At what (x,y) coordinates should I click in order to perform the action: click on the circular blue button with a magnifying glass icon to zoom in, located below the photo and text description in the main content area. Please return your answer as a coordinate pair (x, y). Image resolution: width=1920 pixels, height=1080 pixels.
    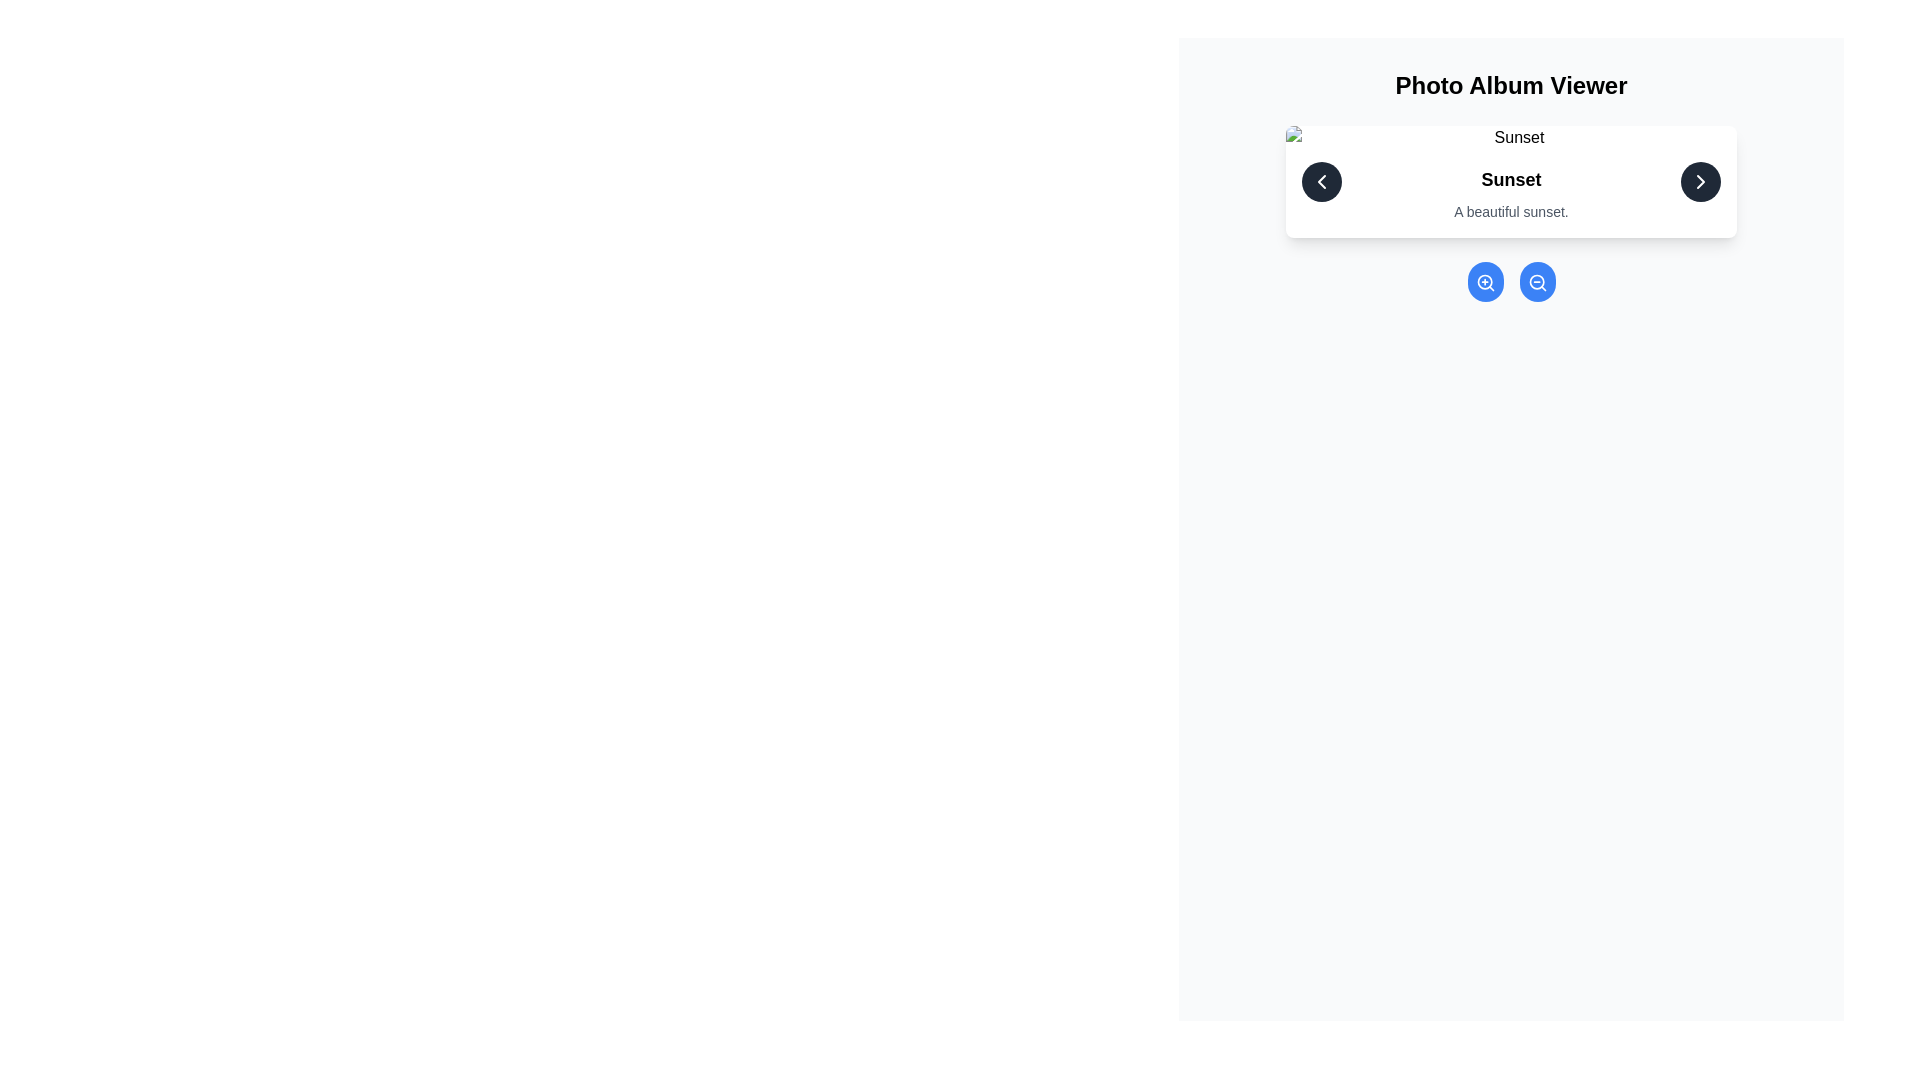
    Looking at the image, I should click on (1485, 281).